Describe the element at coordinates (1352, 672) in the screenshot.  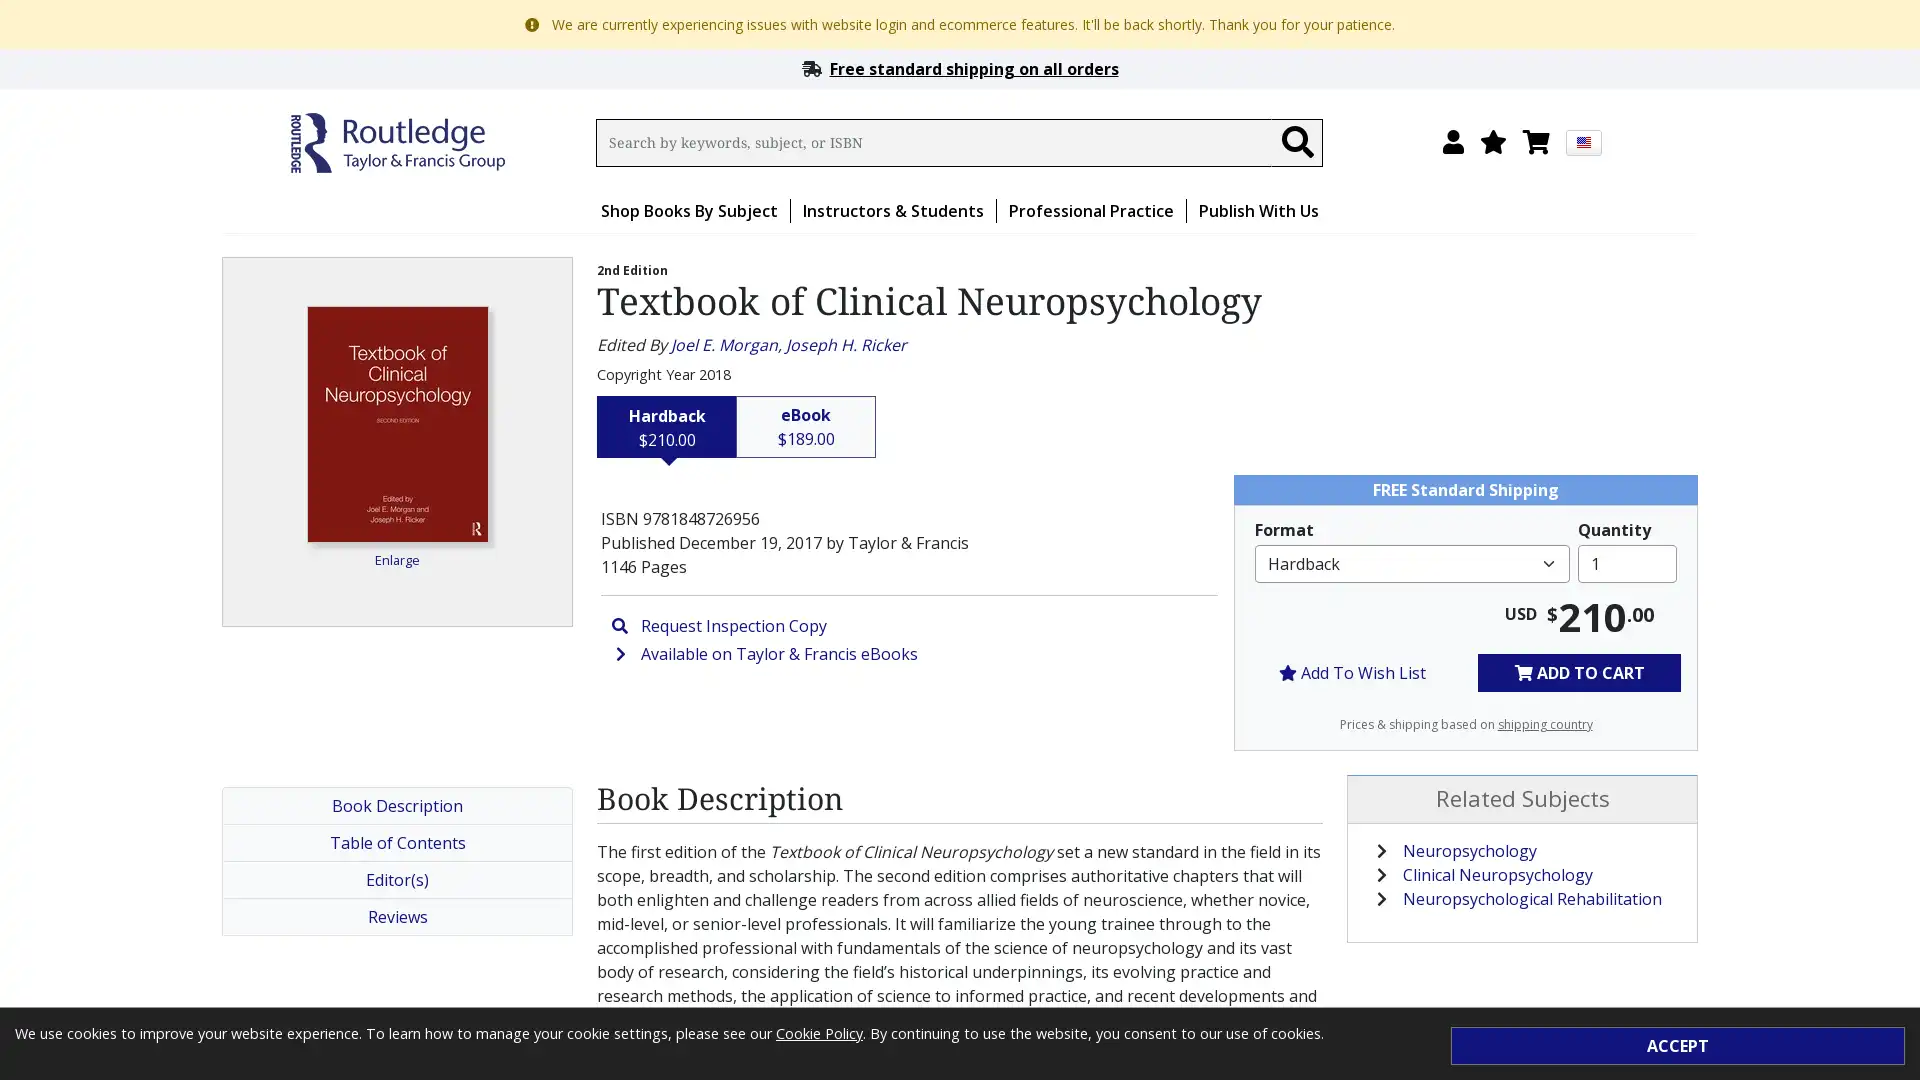
I see `Add To Wish List` at that location.